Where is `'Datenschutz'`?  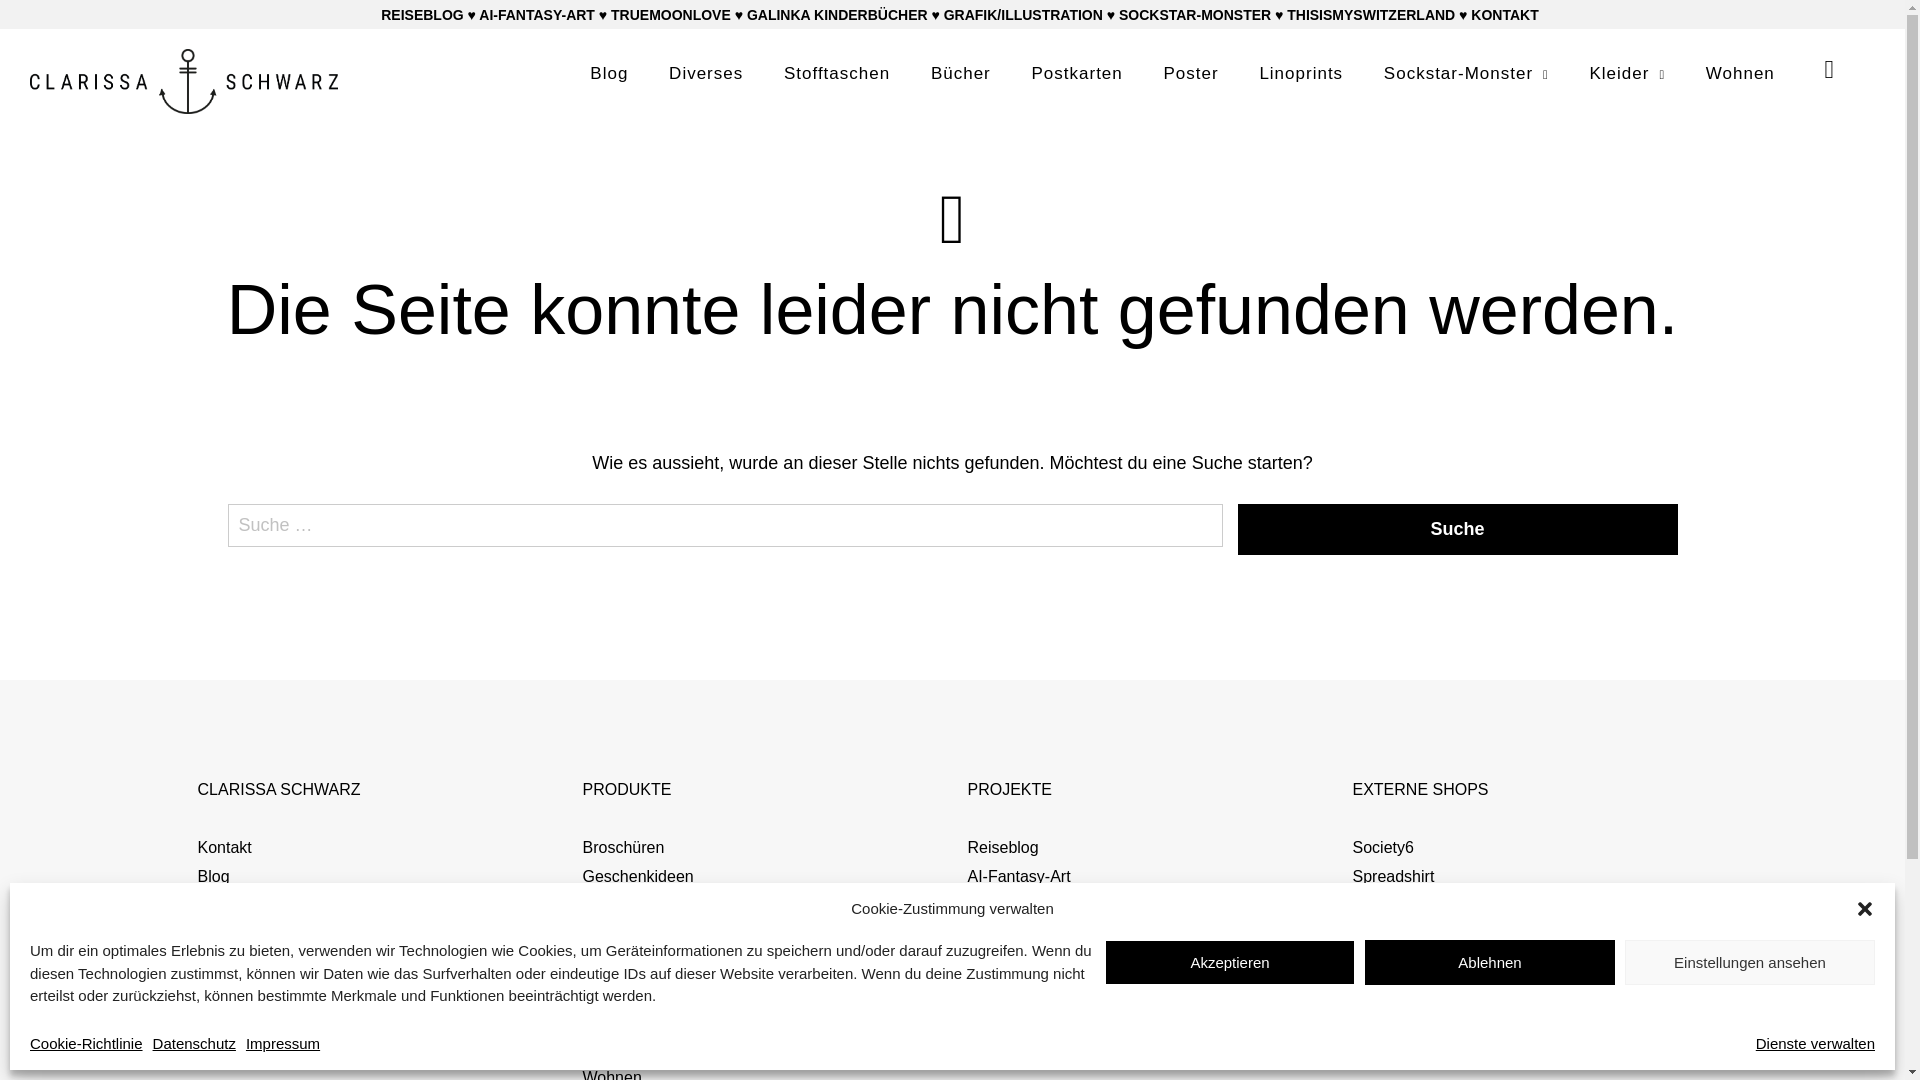
'Datenschutz' is located at coordinates (194, 1042).